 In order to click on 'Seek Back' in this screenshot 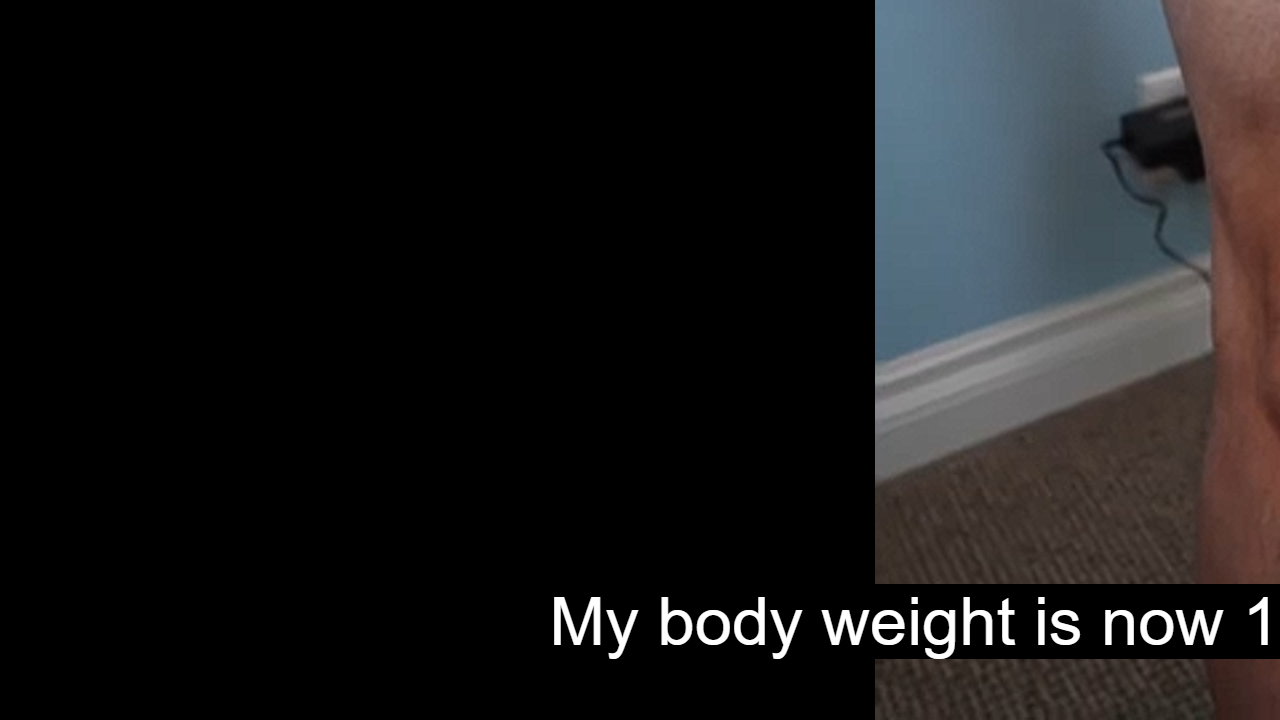, I will do `click(69, 696)`.